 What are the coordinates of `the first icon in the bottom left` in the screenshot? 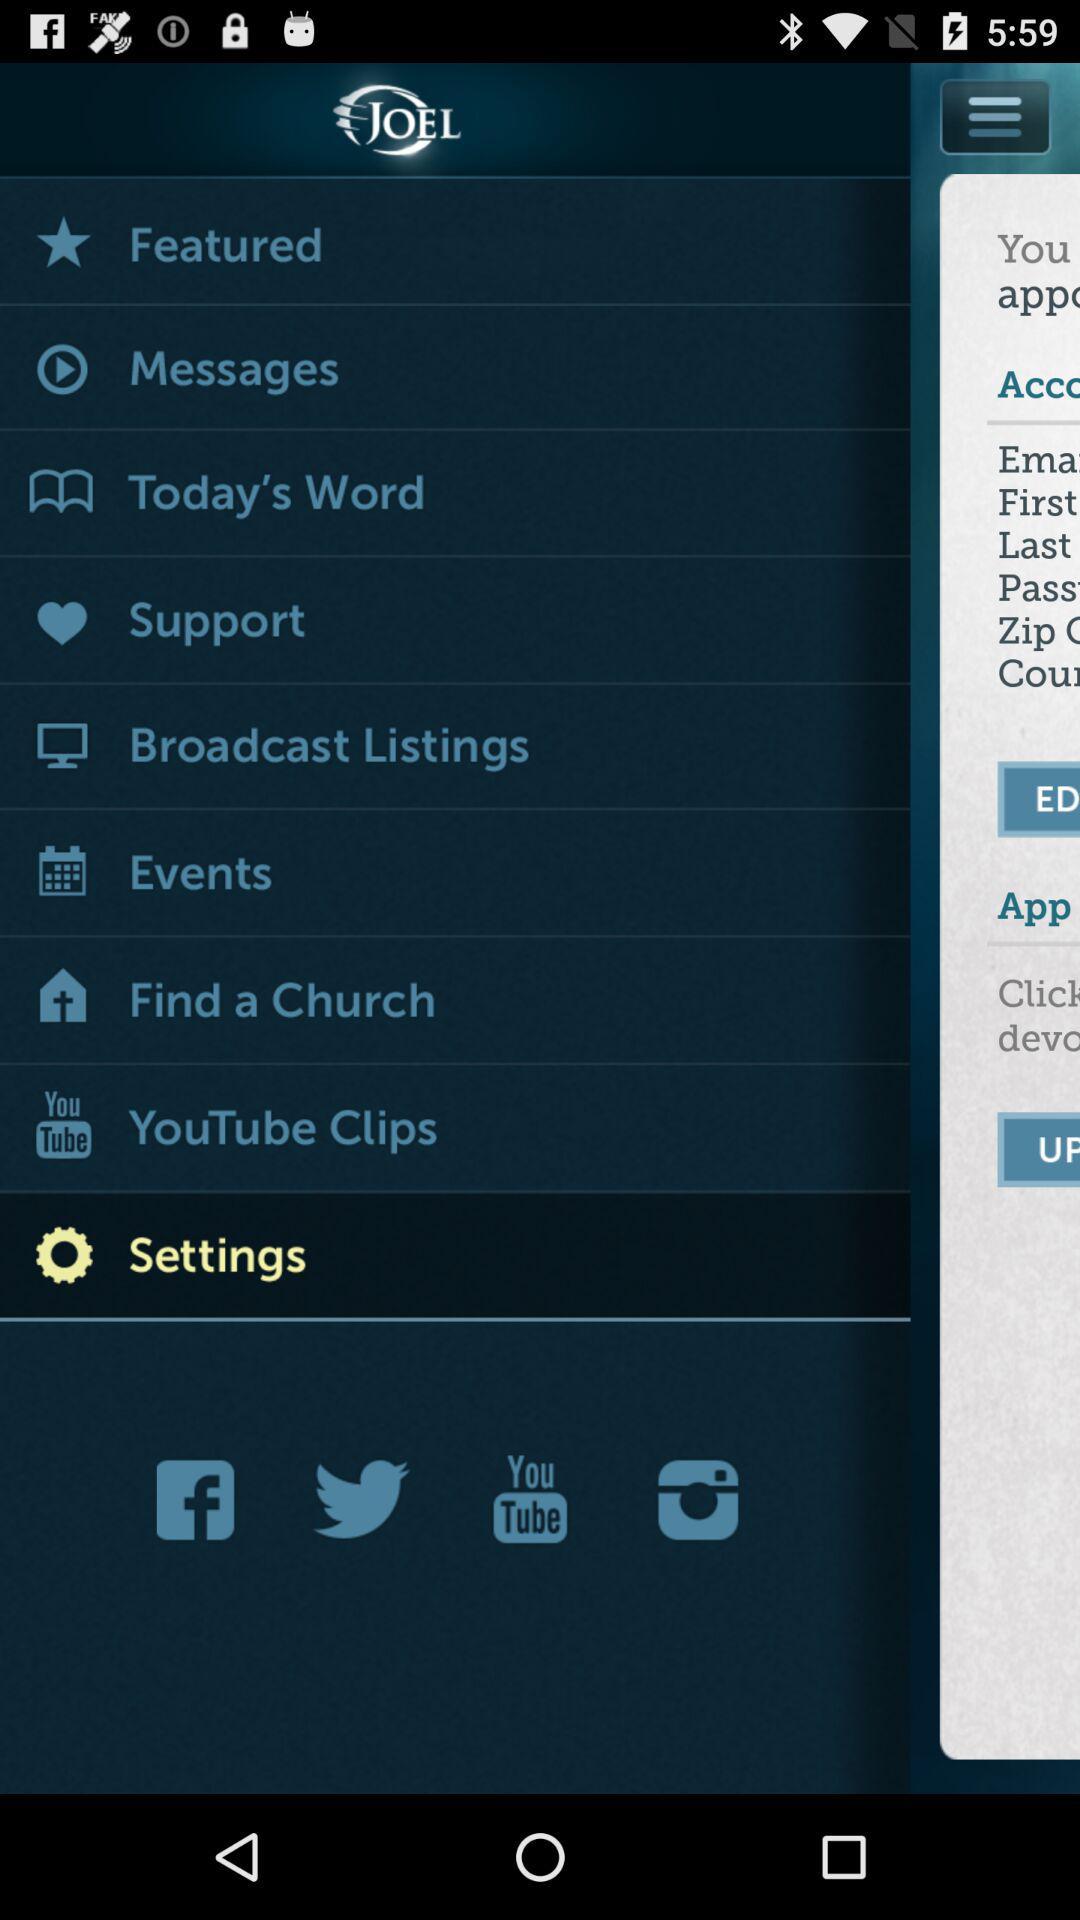 It's located at (201, 1500).